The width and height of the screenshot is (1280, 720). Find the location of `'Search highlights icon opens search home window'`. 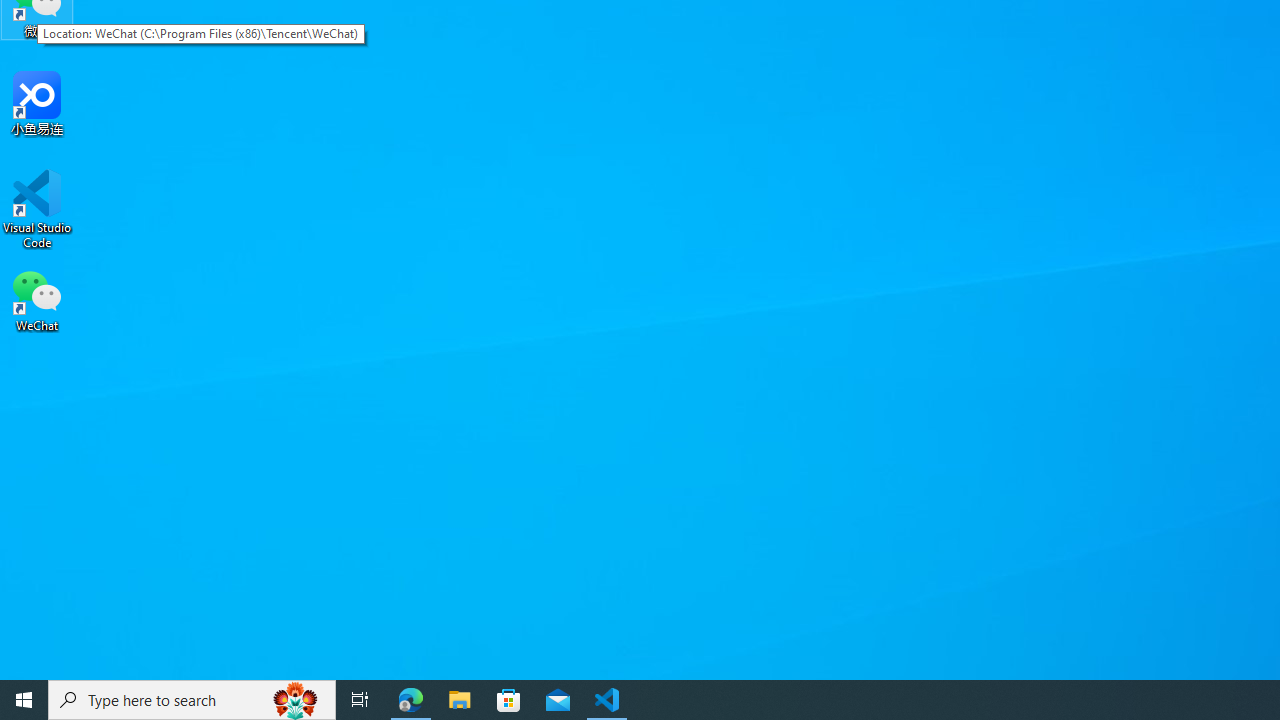

'Search highlights icon opens search home window' is located at coordinates (294, 698).